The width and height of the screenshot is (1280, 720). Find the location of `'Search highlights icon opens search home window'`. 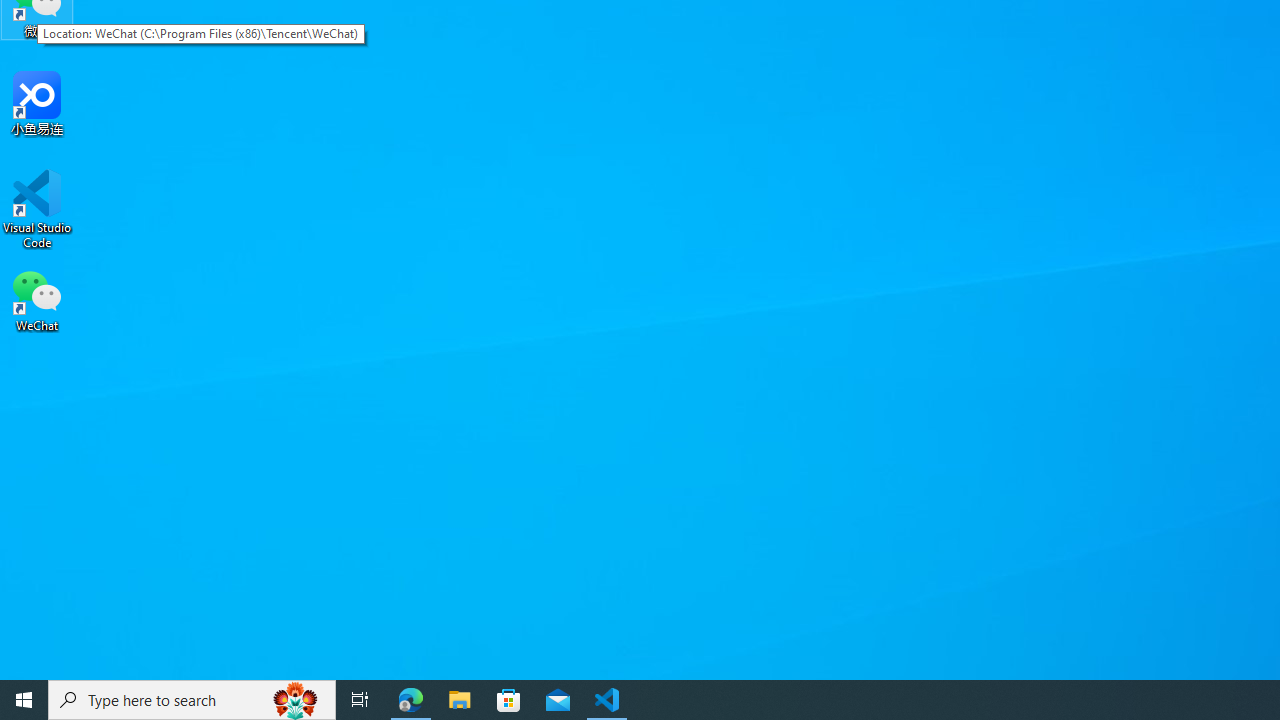

'Search highlights icon opens search home window' is located at coordinates (294, 698).